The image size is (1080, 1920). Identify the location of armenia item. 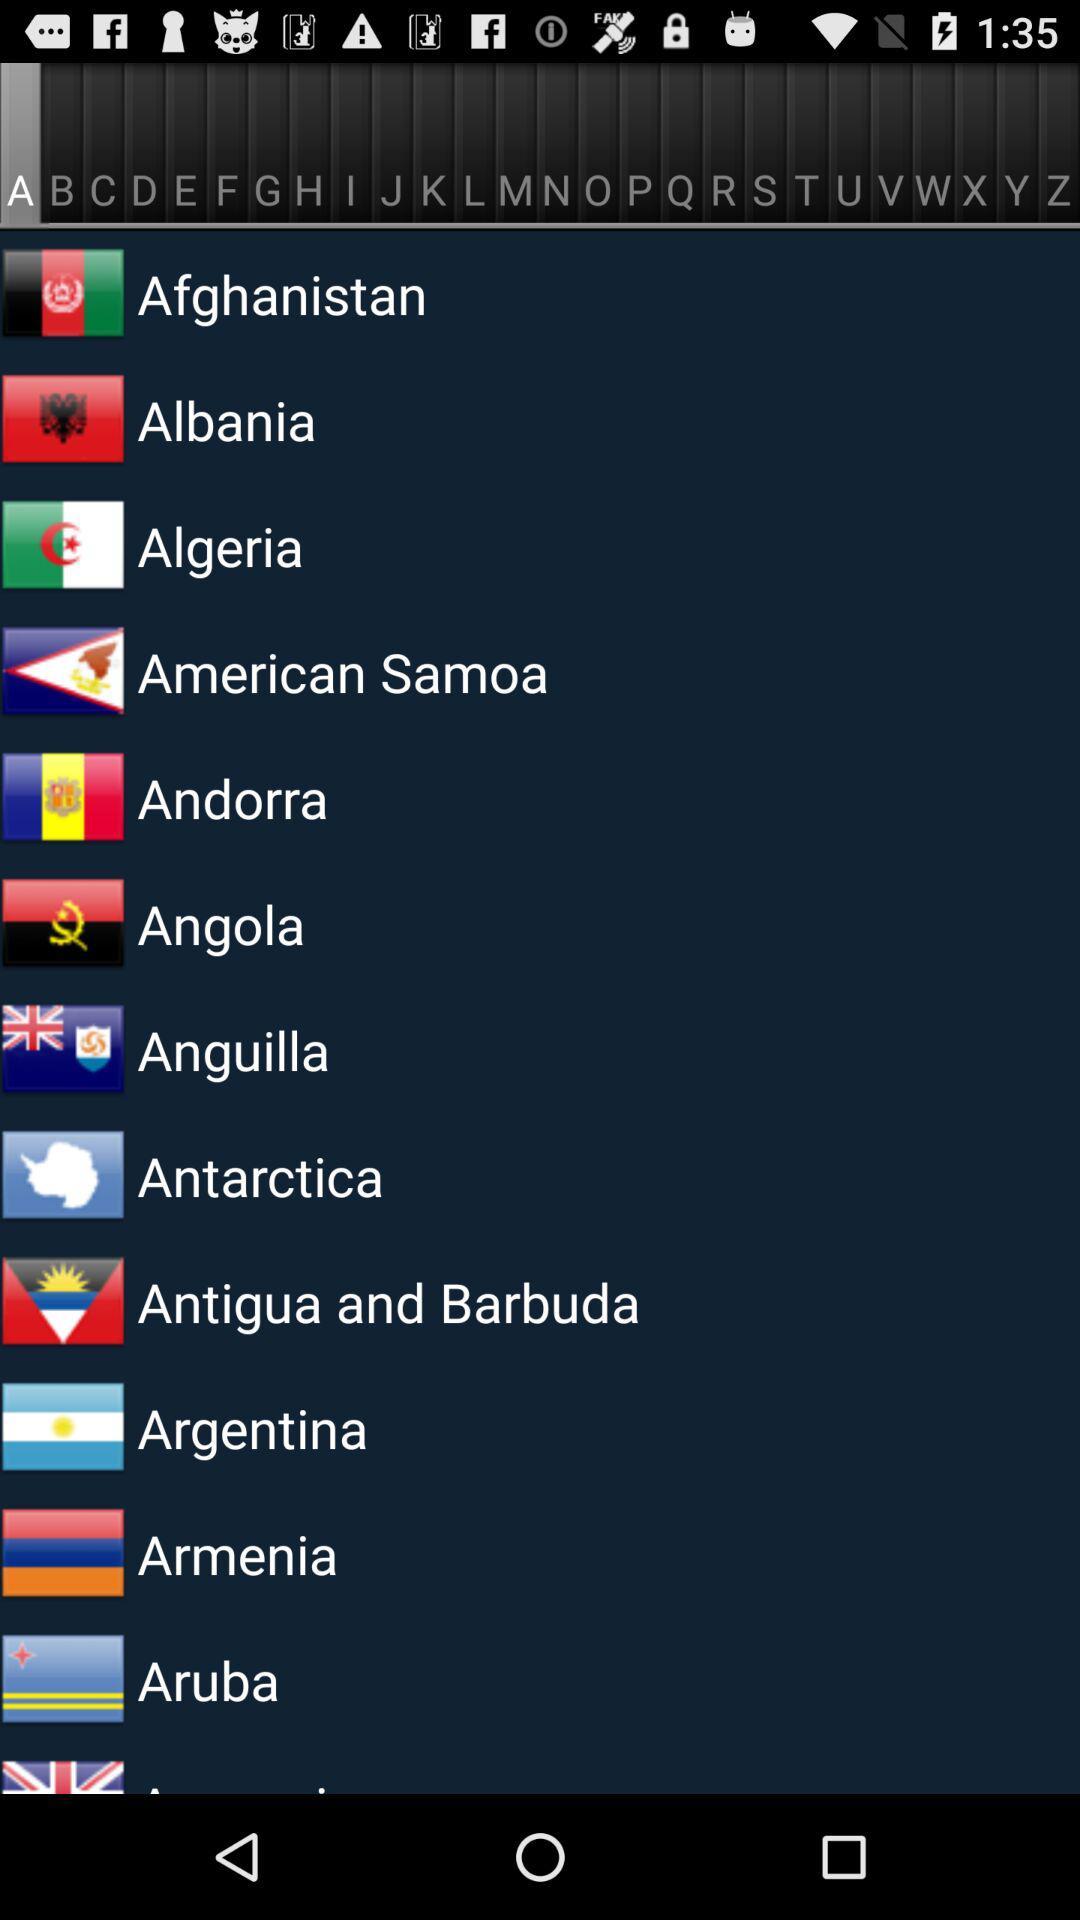
(383, 1552).